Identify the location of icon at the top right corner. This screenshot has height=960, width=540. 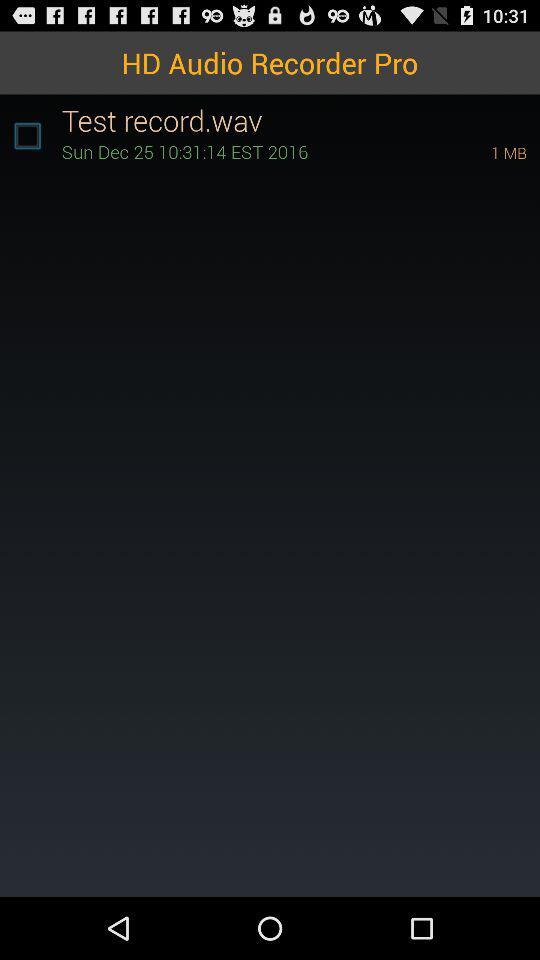
(480, 151).